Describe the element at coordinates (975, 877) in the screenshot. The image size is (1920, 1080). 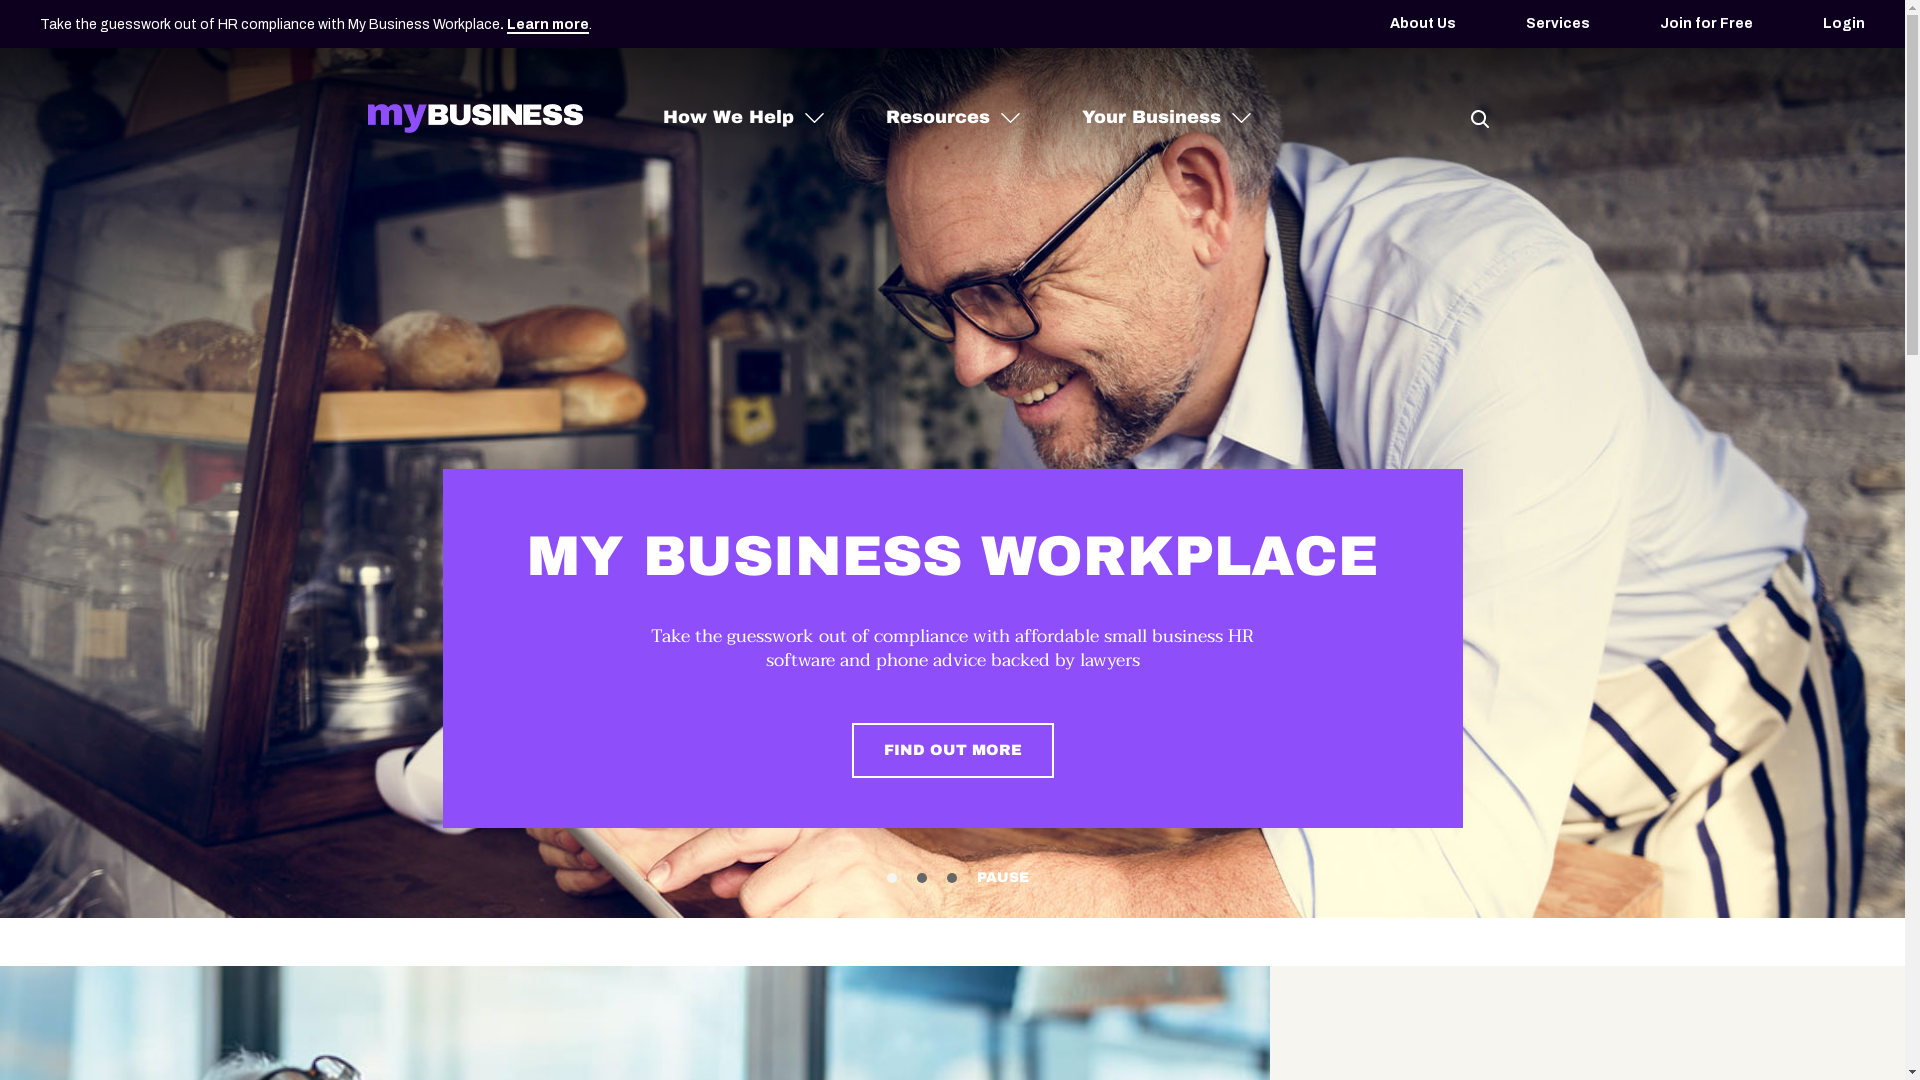
I see `'PAUSE'` at that location.